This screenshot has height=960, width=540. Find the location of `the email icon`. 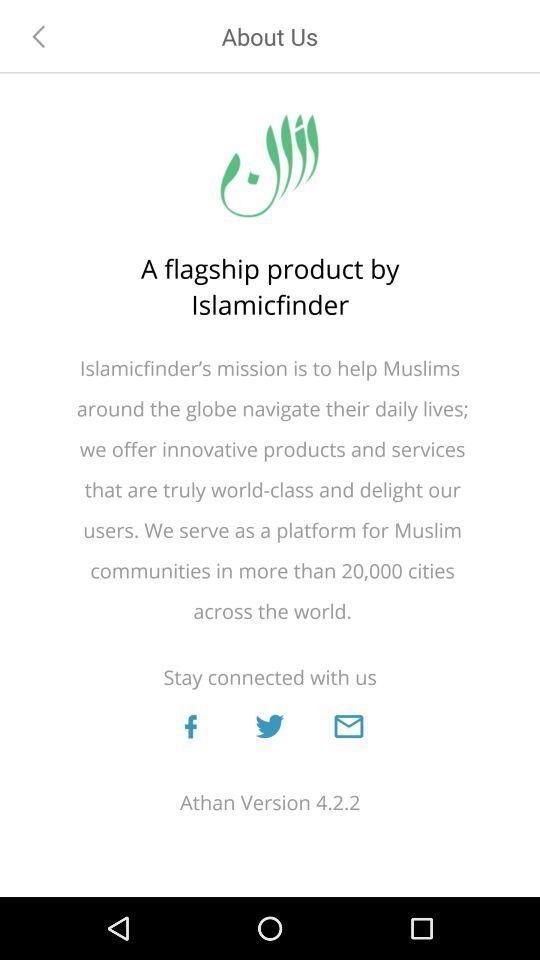

the email icon is located at coordinates (347, 725).